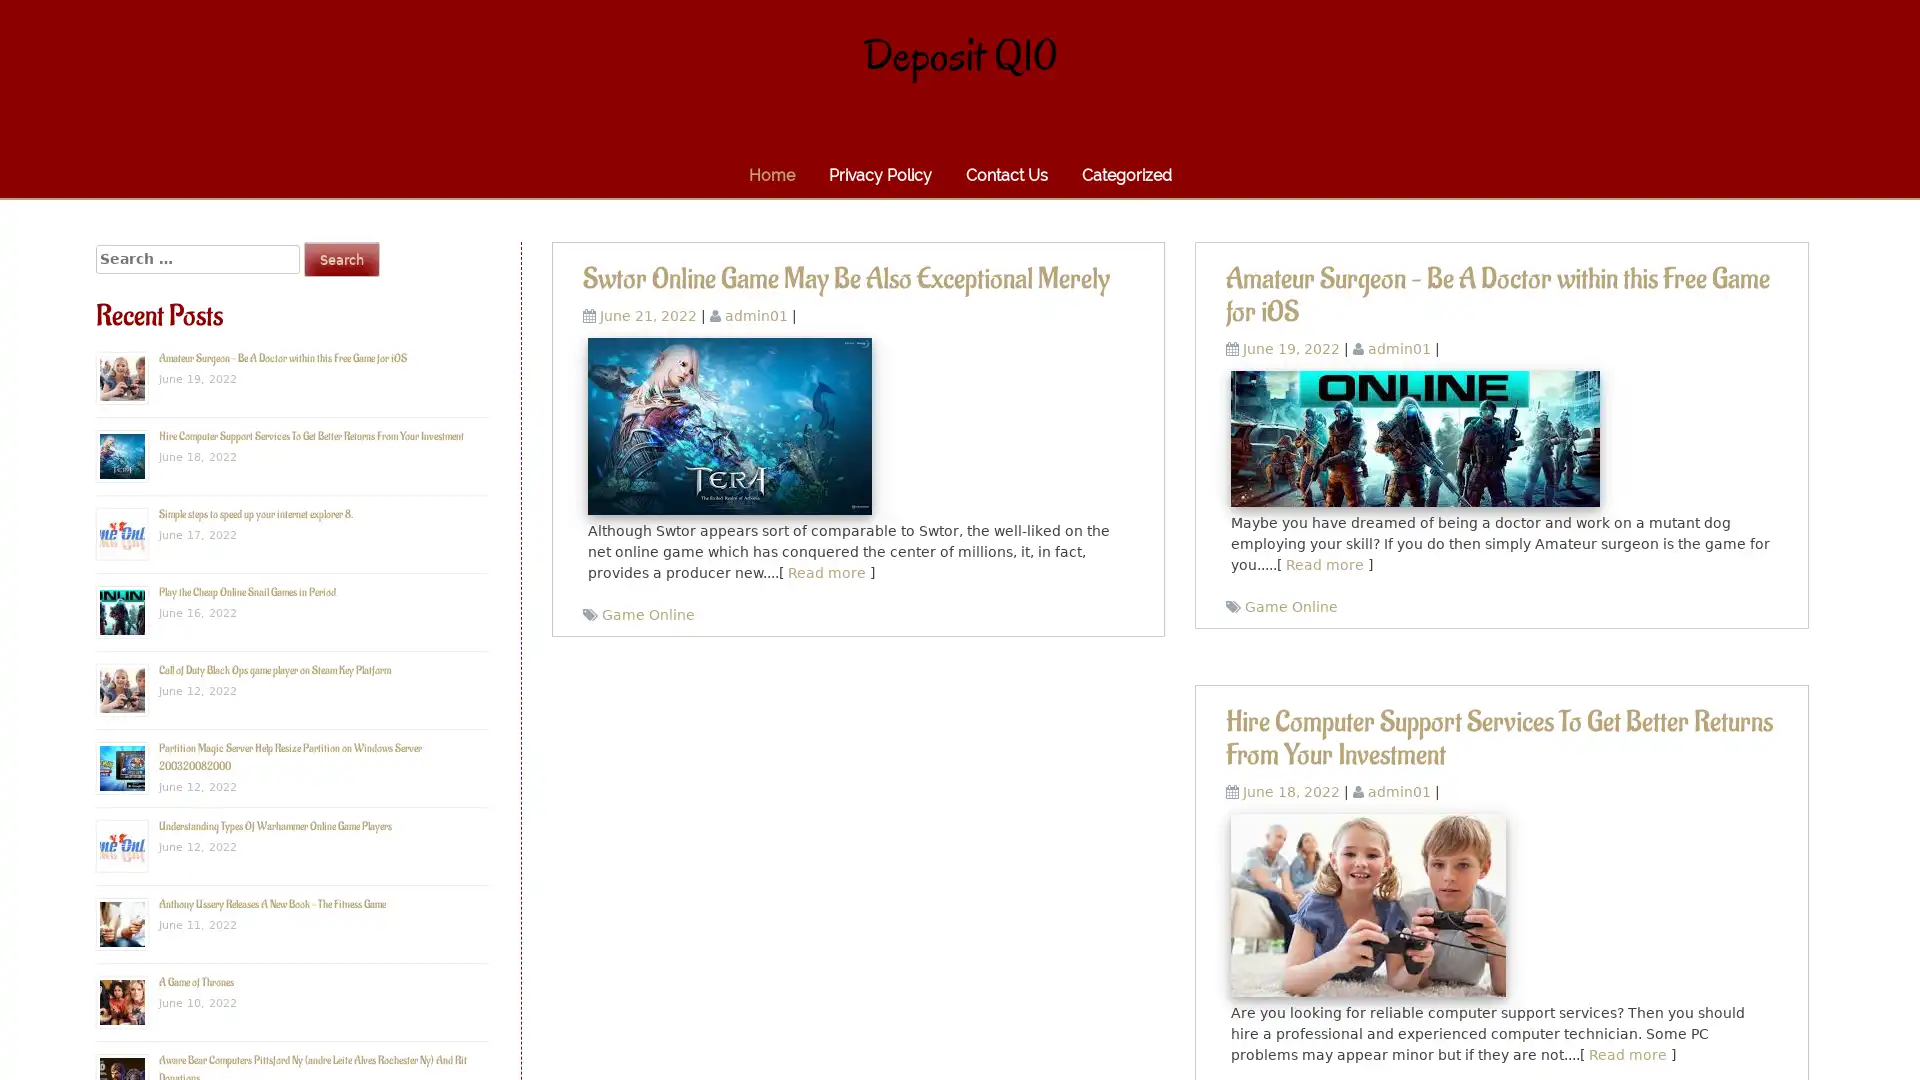 The width and height of the screenshot is (1920, 1080). Describe the element at coordinates (341, 258) in the screenshot. I see `Search` at that location.